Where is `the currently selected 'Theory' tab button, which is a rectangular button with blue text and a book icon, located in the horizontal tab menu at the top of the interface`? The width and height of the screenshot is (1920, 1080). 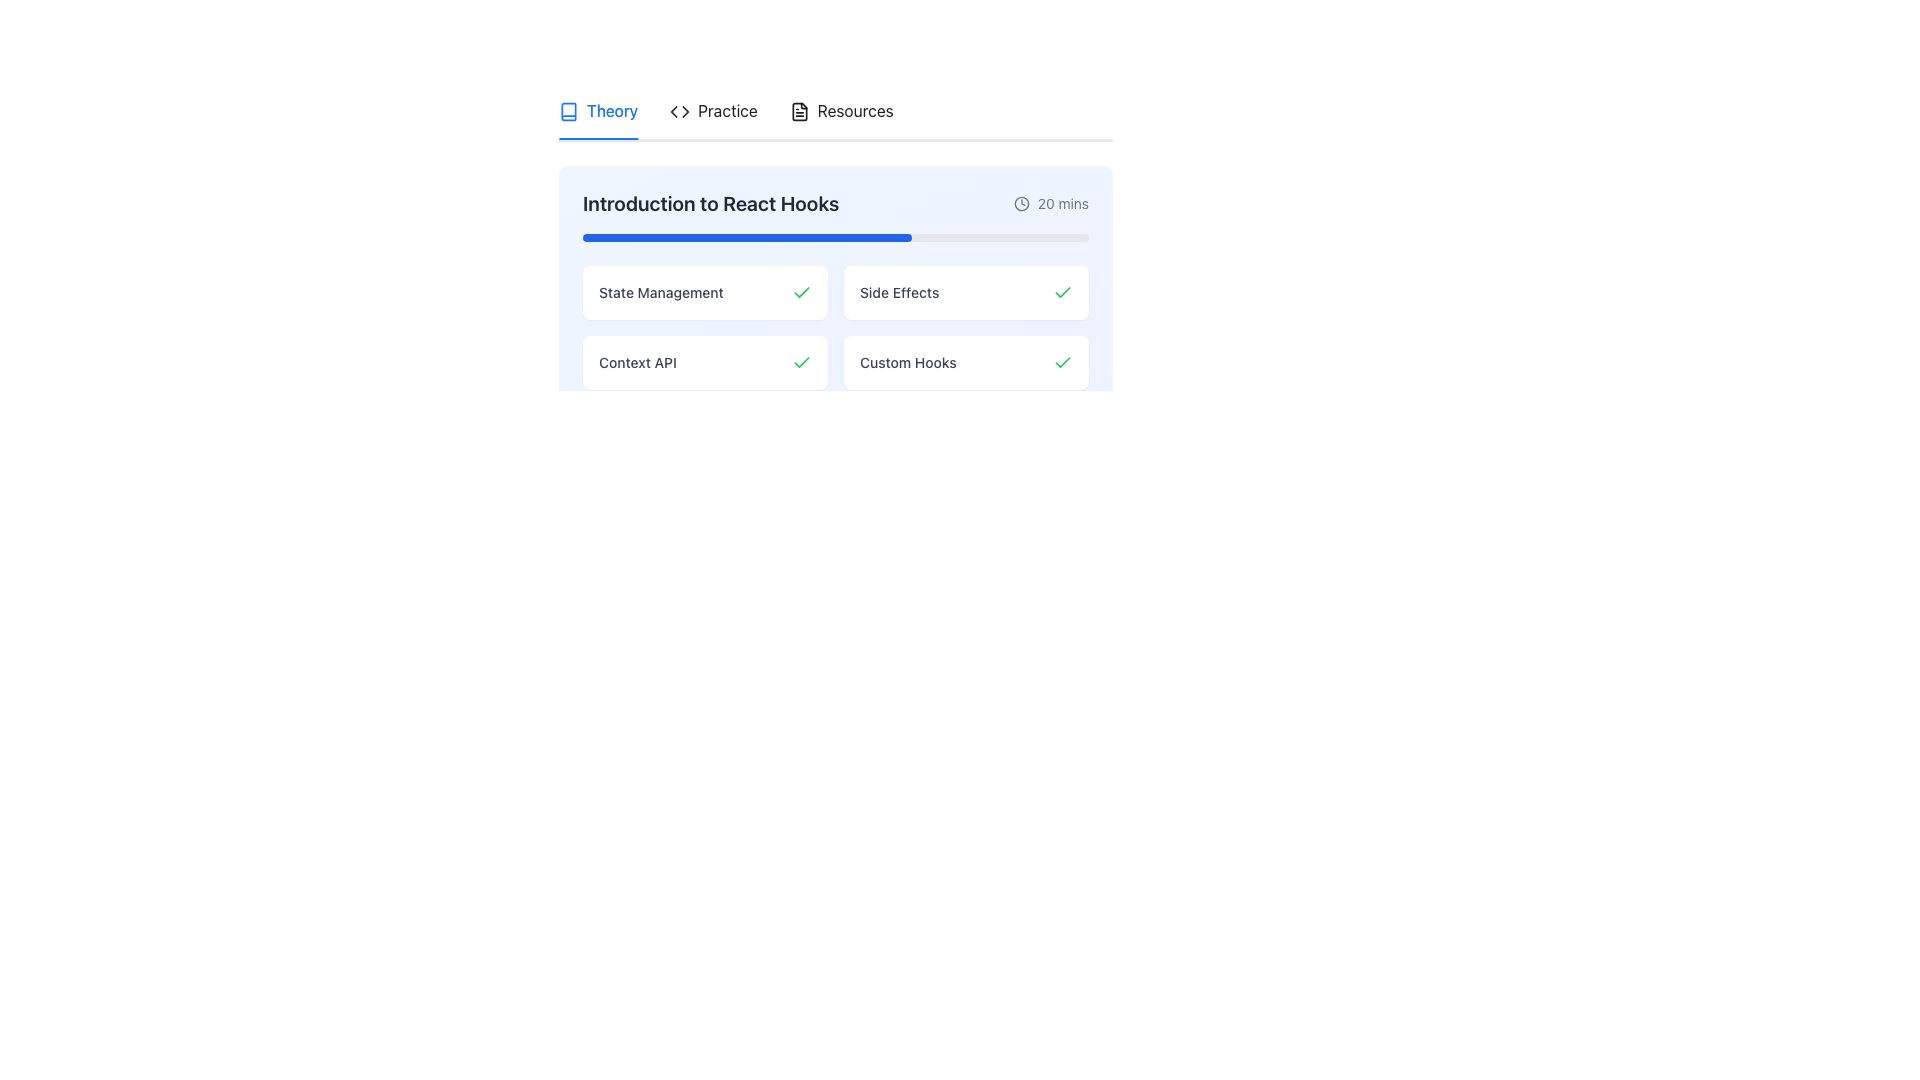 the currently selected 'Theory' tab button, which is a rectangular button with blue text and a book icon, located in the horizontal tab menu at the top of the interface is located at coordinates (597, 111).